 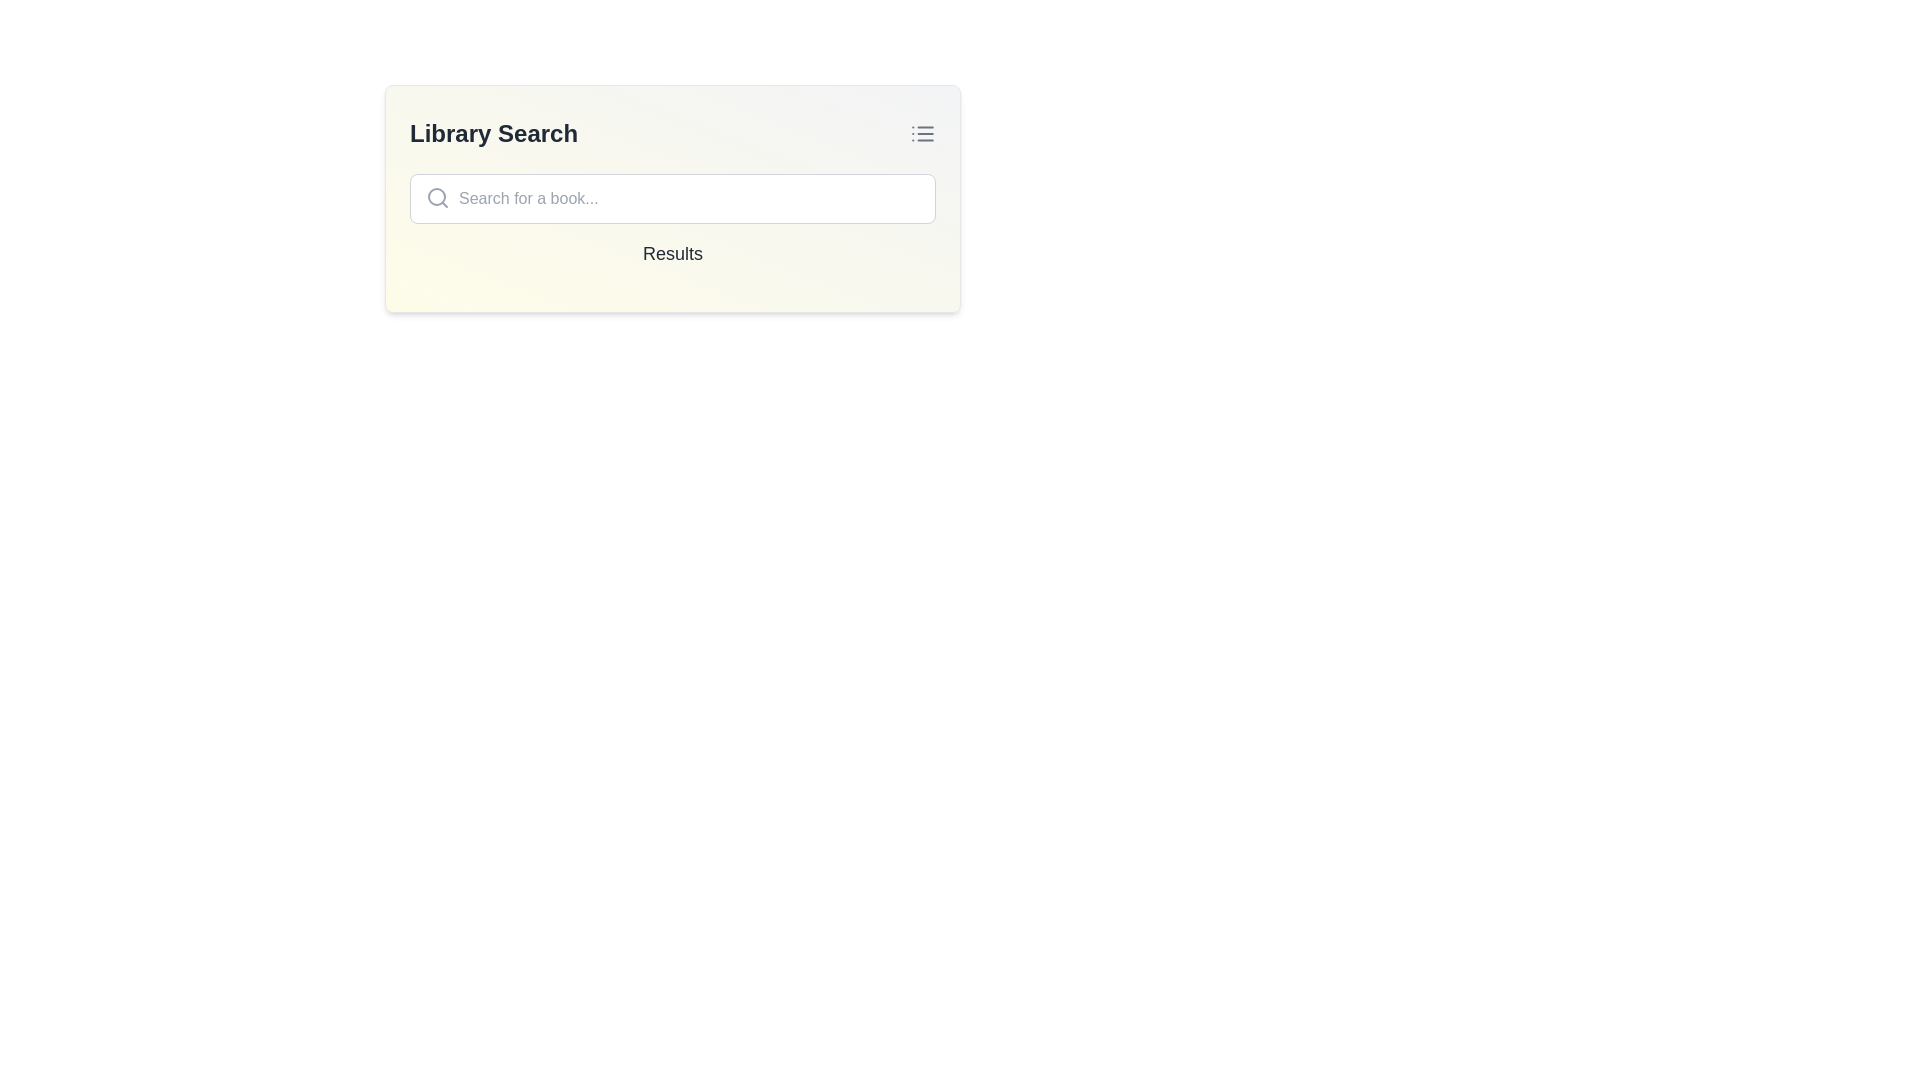 What do you see at coordinates (494, 134) in the screenshot?
I see `the bold-text header labeled 'Library Search', which is positioned at the top left of the panel and is the first component in the sequence` at bounding box center [494, 134].